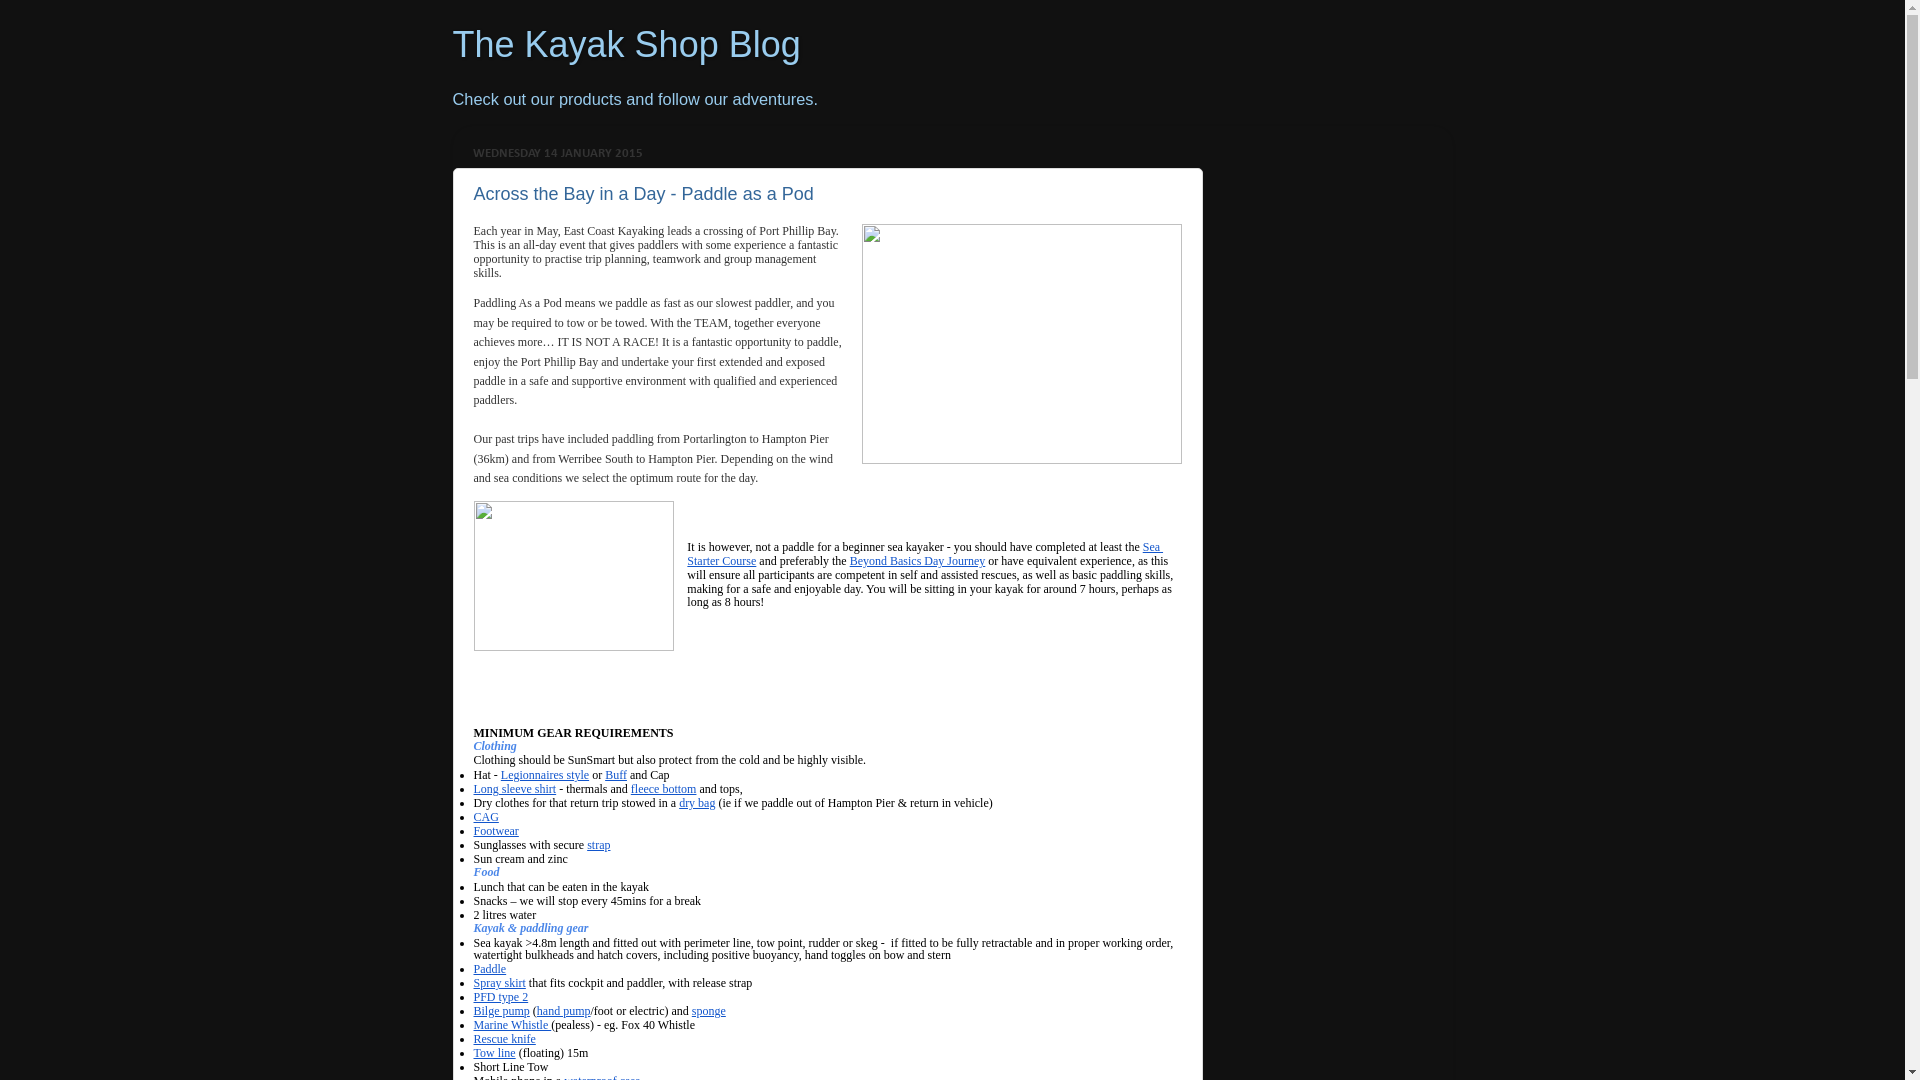  Describe the element at coordinates (916, 559) in the screenshot. I see `'Beyond Basics Day Journey'` at that location.